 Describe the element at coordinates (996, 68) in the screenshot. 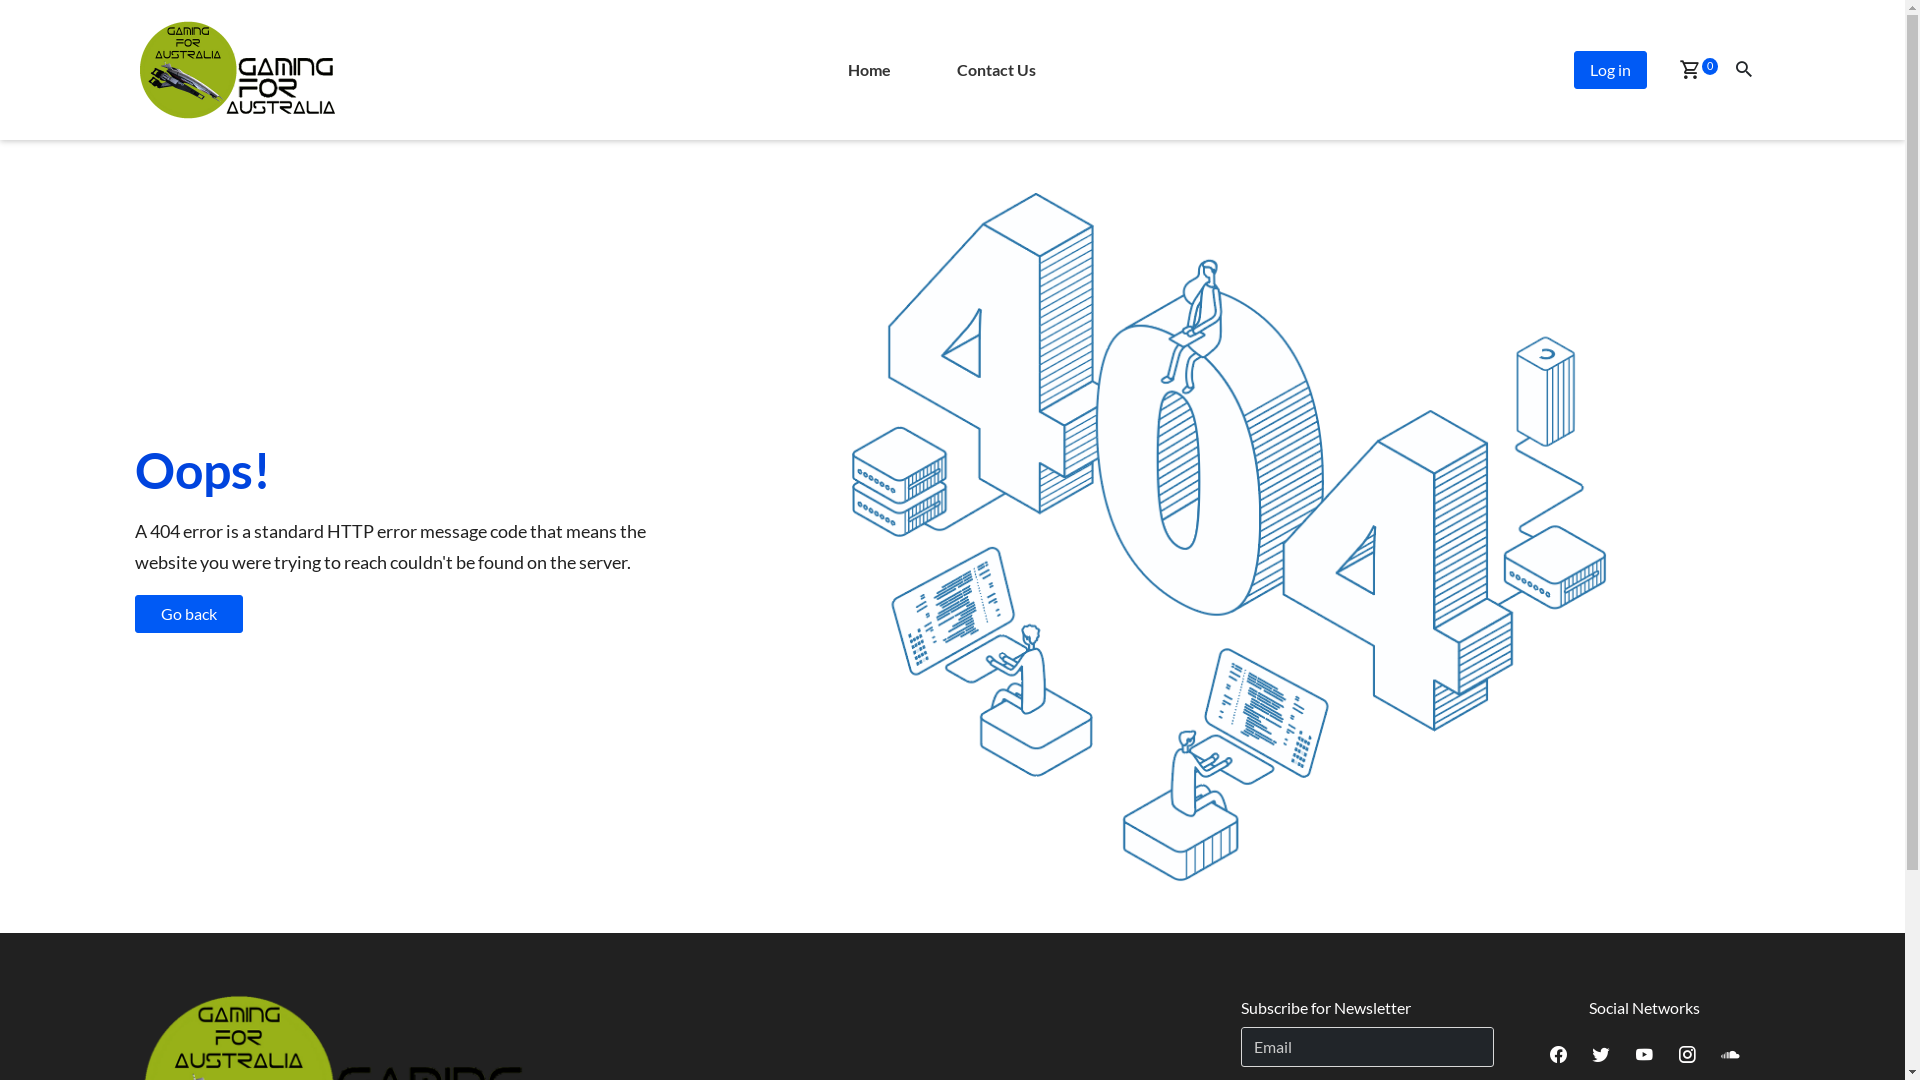

I see `'Contact Us'` at that location.